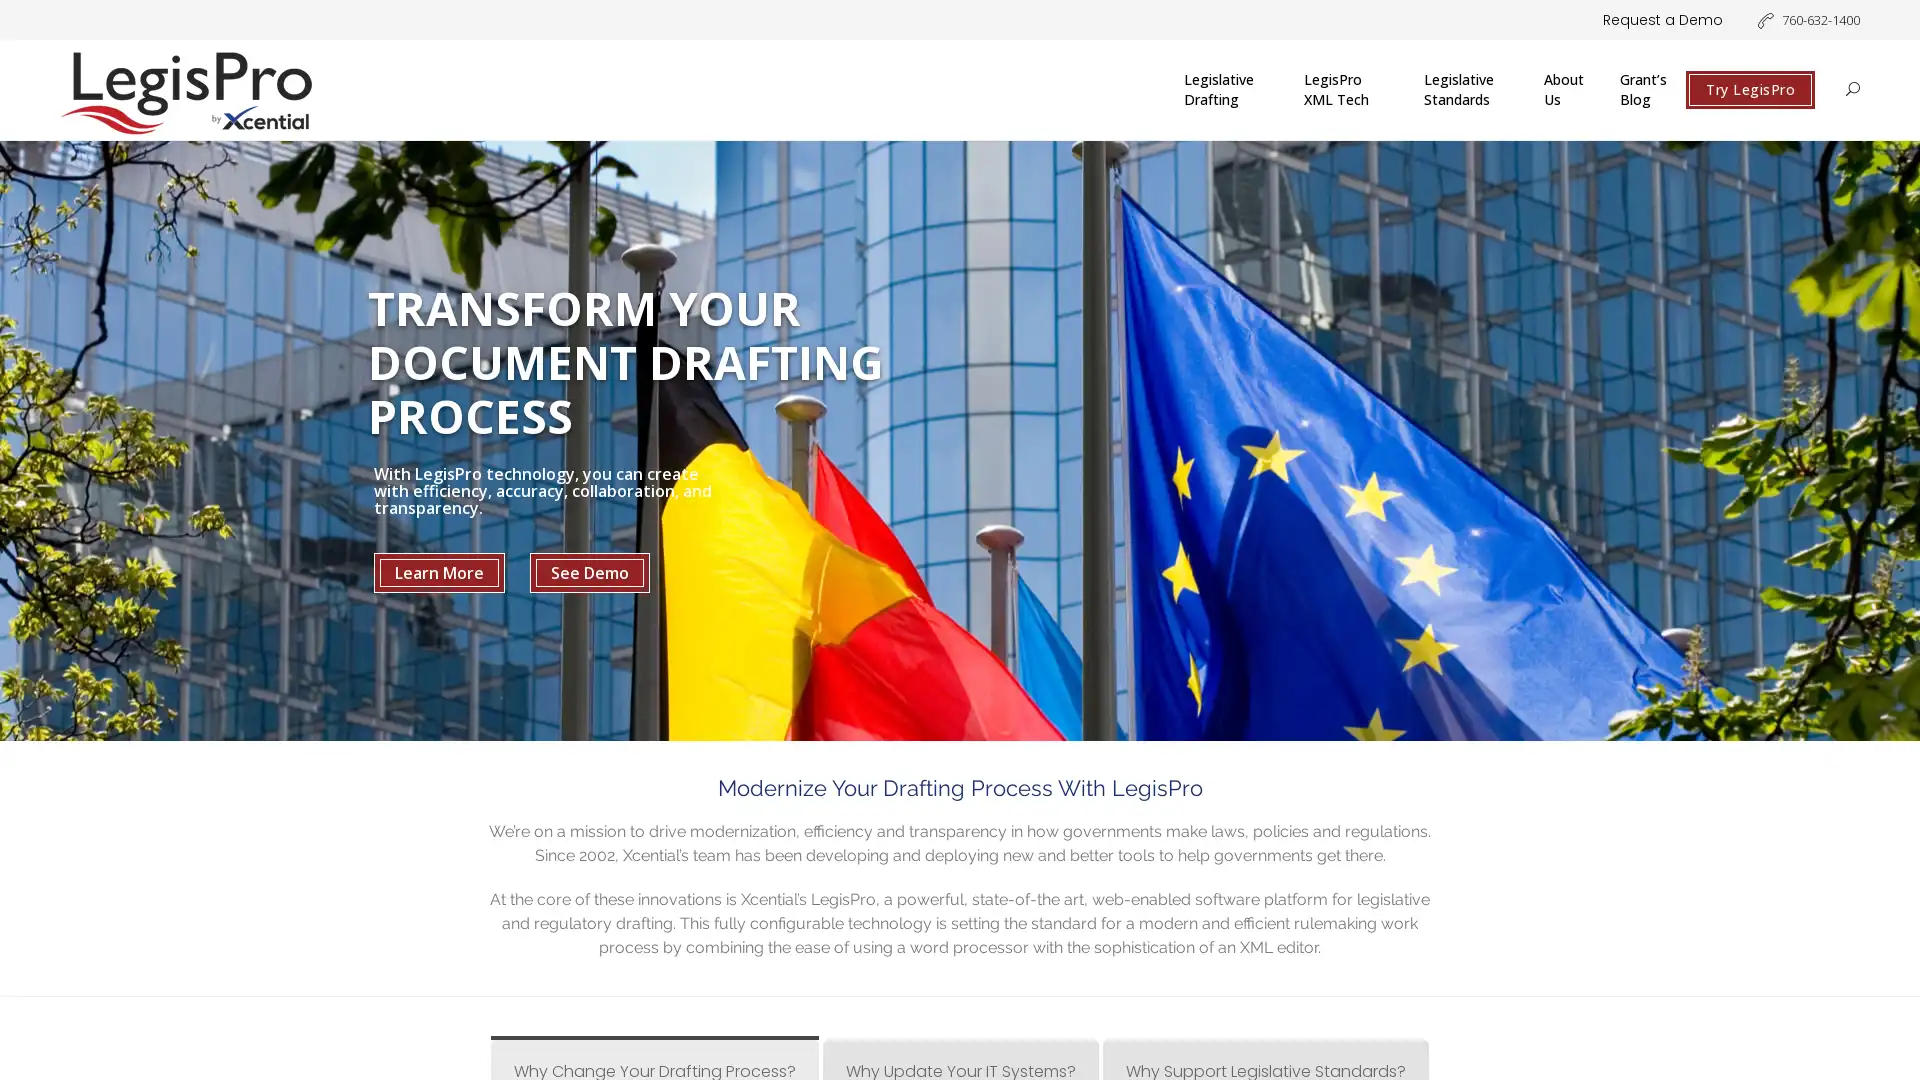 This screenshot has width=1920, height=1080. I want to click on Learn More, so click(438, 573).